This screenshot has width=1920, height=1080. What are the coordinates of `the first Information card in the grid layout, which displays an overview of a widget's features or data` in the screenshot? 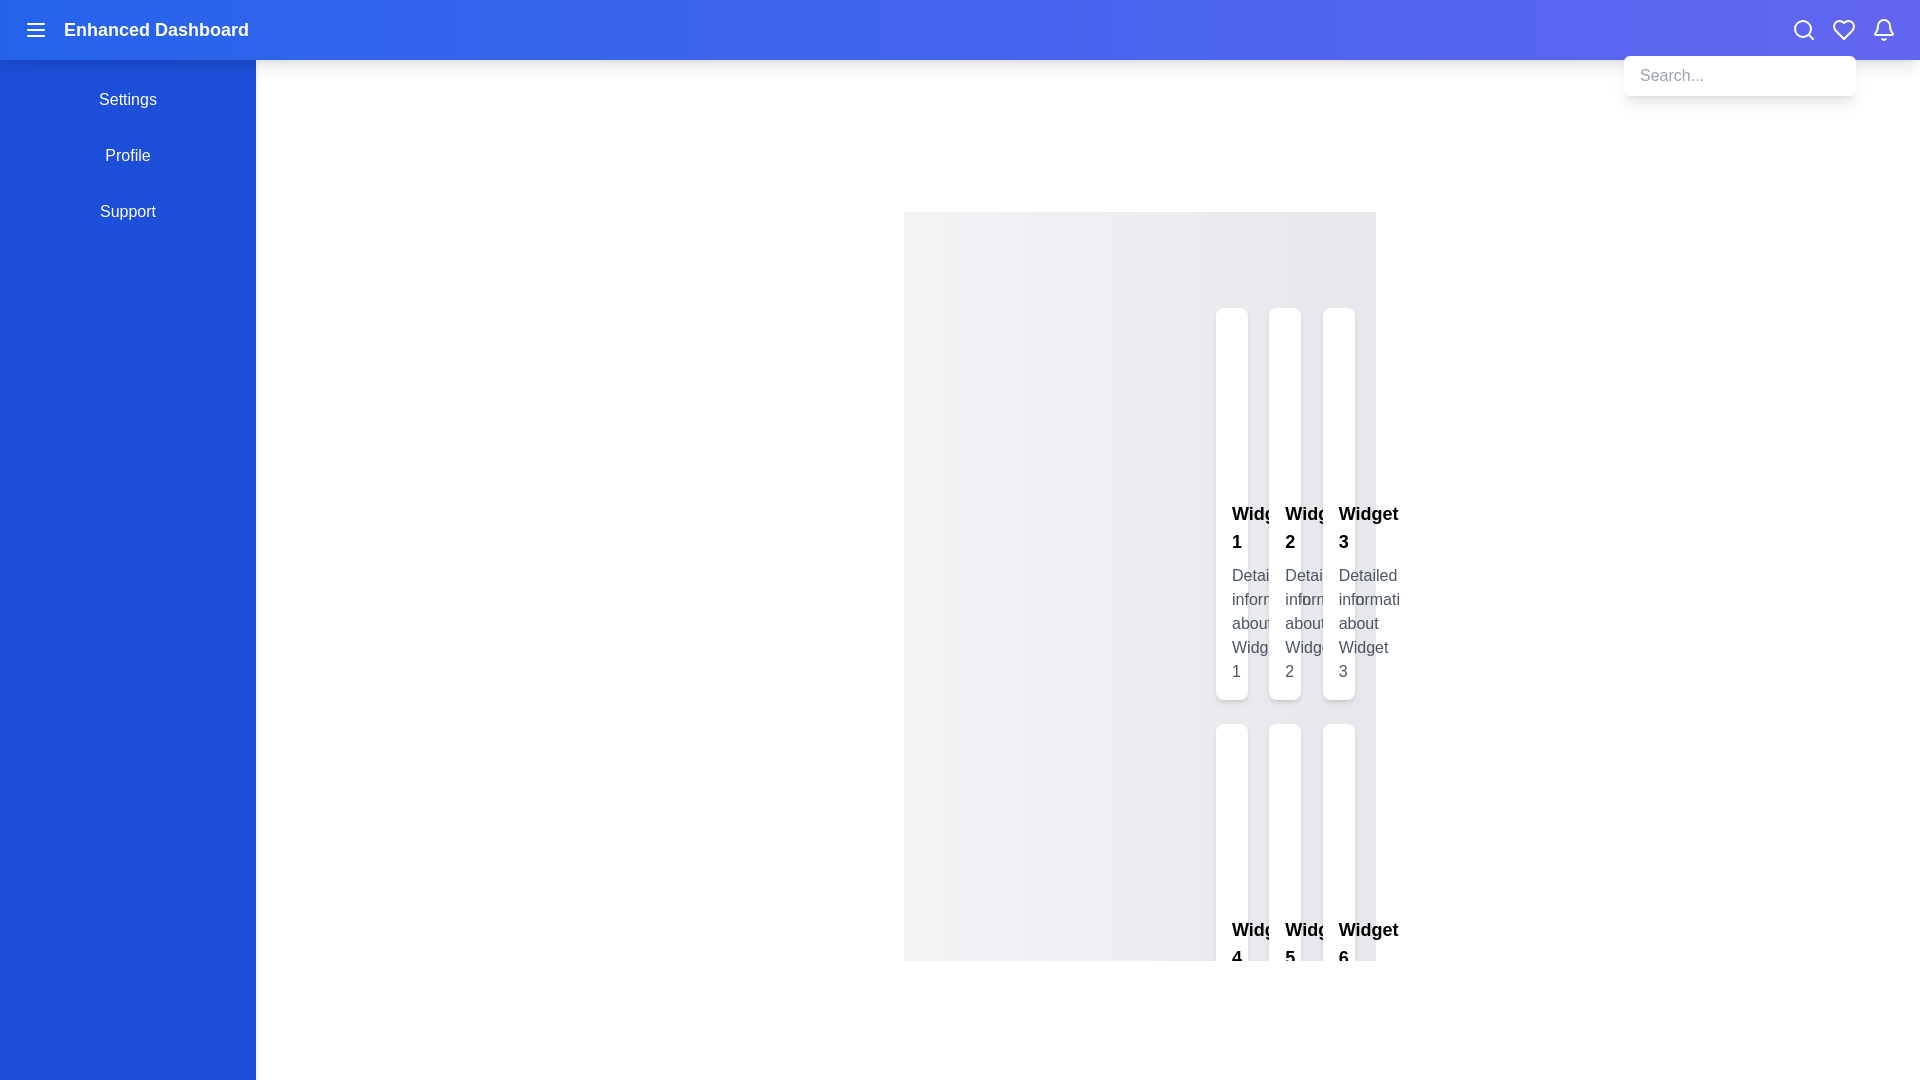 It's located at (1231, 503).